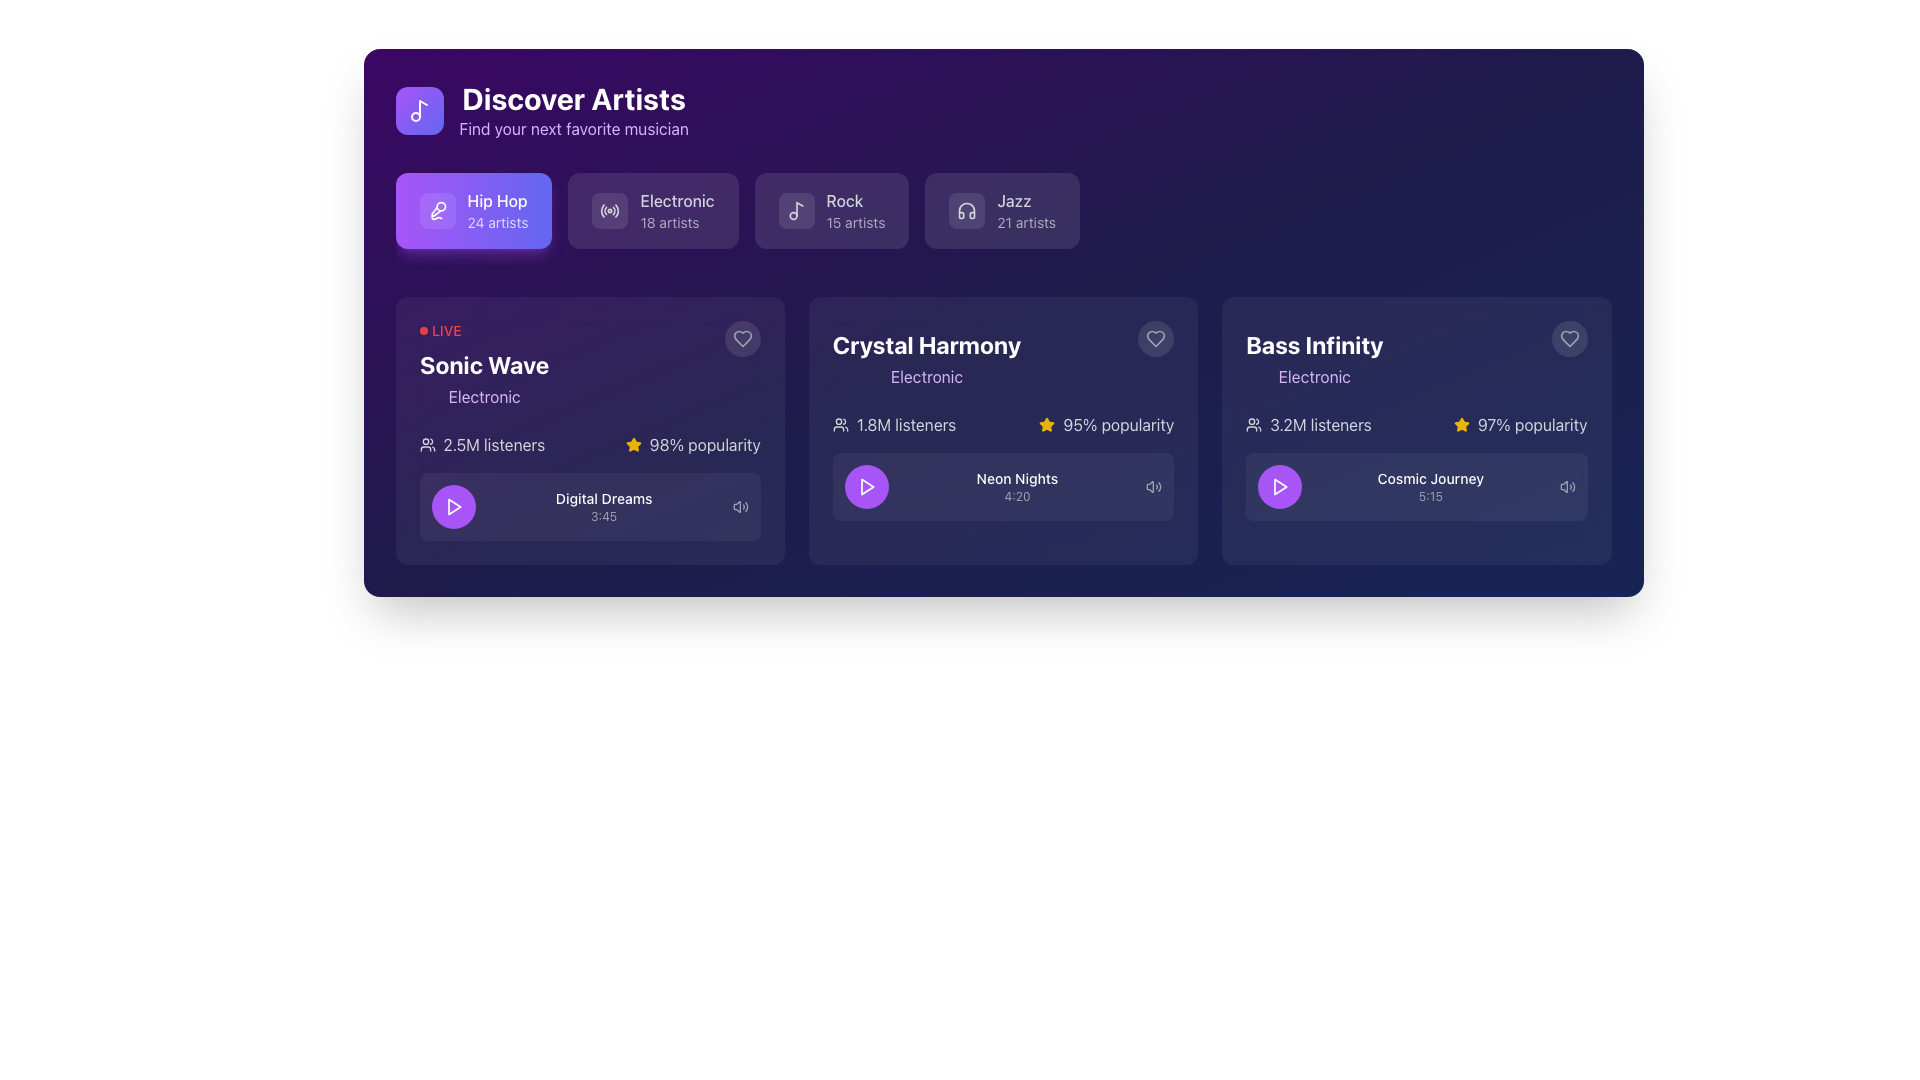  Describe the element at coordinates (1280, 486) in the screenshot. I see `the play icon located at the bottom-left corner of the 'Bass Infinity' card to initiate playback of the associated content` at that location.